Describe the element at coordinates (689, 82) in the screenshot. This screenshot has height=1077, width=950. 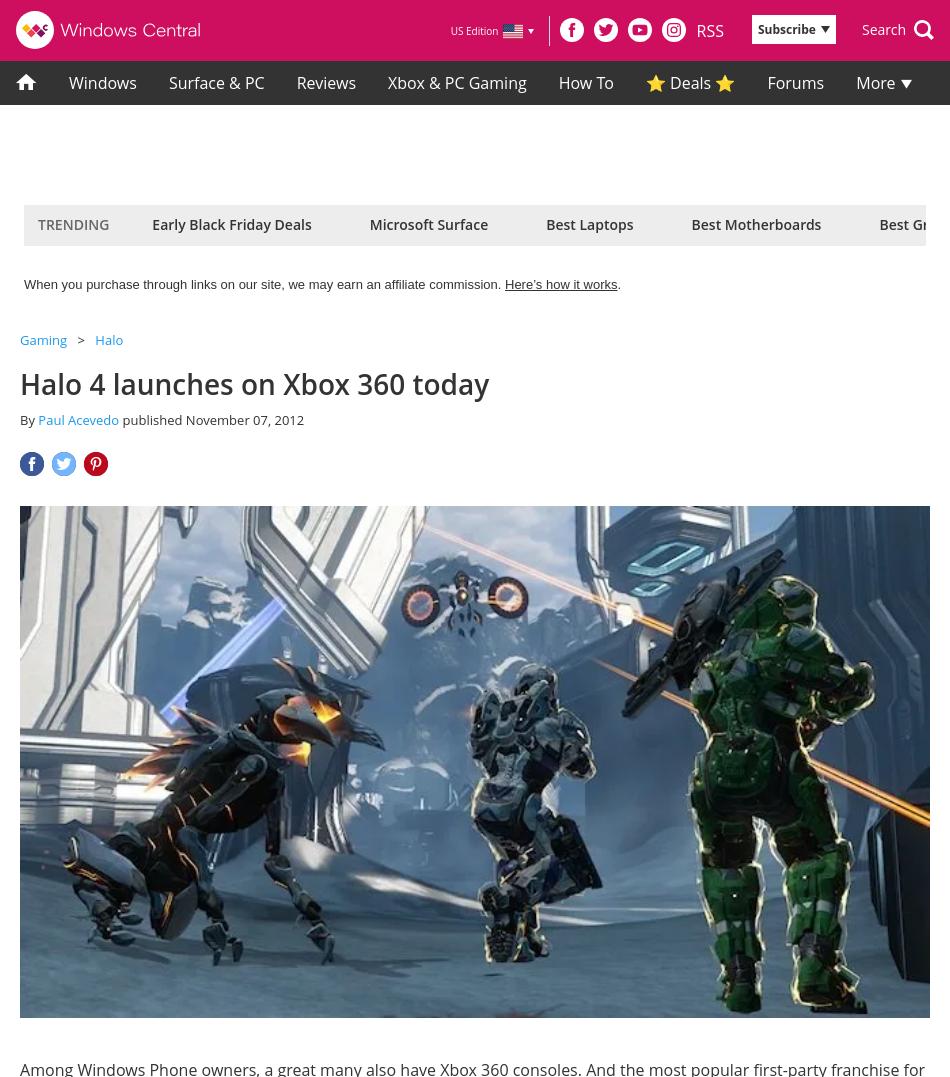
I see `'⭐ Deals ⭐'` at that location.